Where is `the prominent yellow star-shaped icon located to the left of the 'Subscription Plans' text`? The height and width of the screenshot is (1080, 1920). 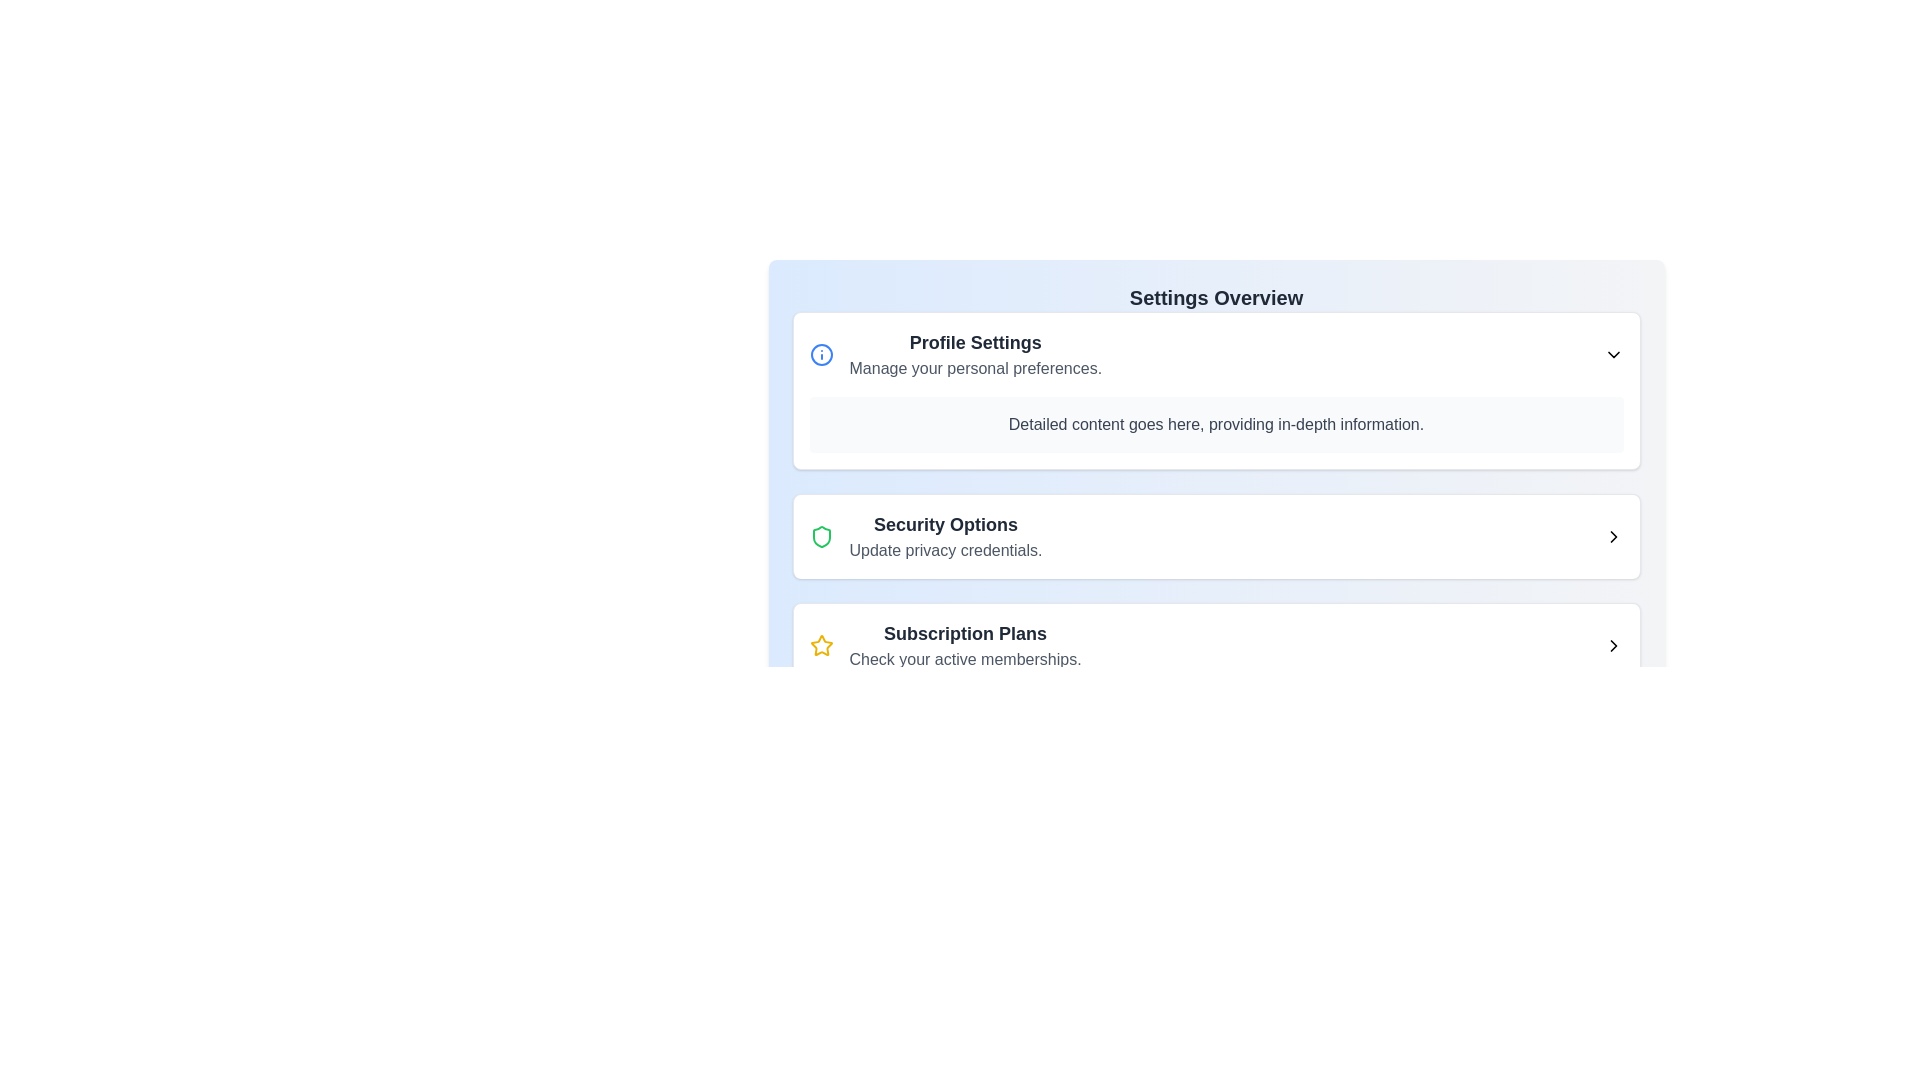 the prominent yellow star-shaped icon located to the left of the 'Subscription Plans' text is located at coordinates (821, 645).